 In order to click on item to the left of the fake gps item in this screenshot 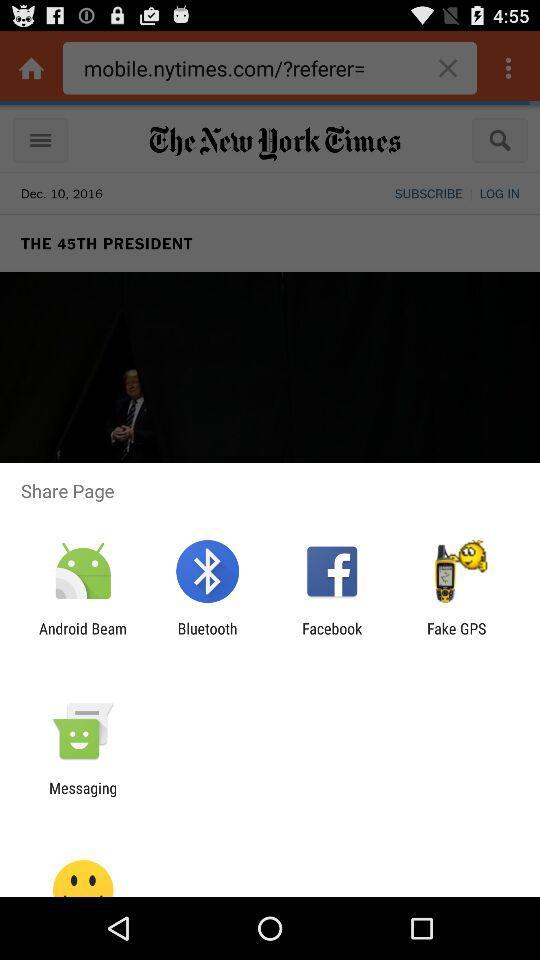, I will do `click(332, 636)`.